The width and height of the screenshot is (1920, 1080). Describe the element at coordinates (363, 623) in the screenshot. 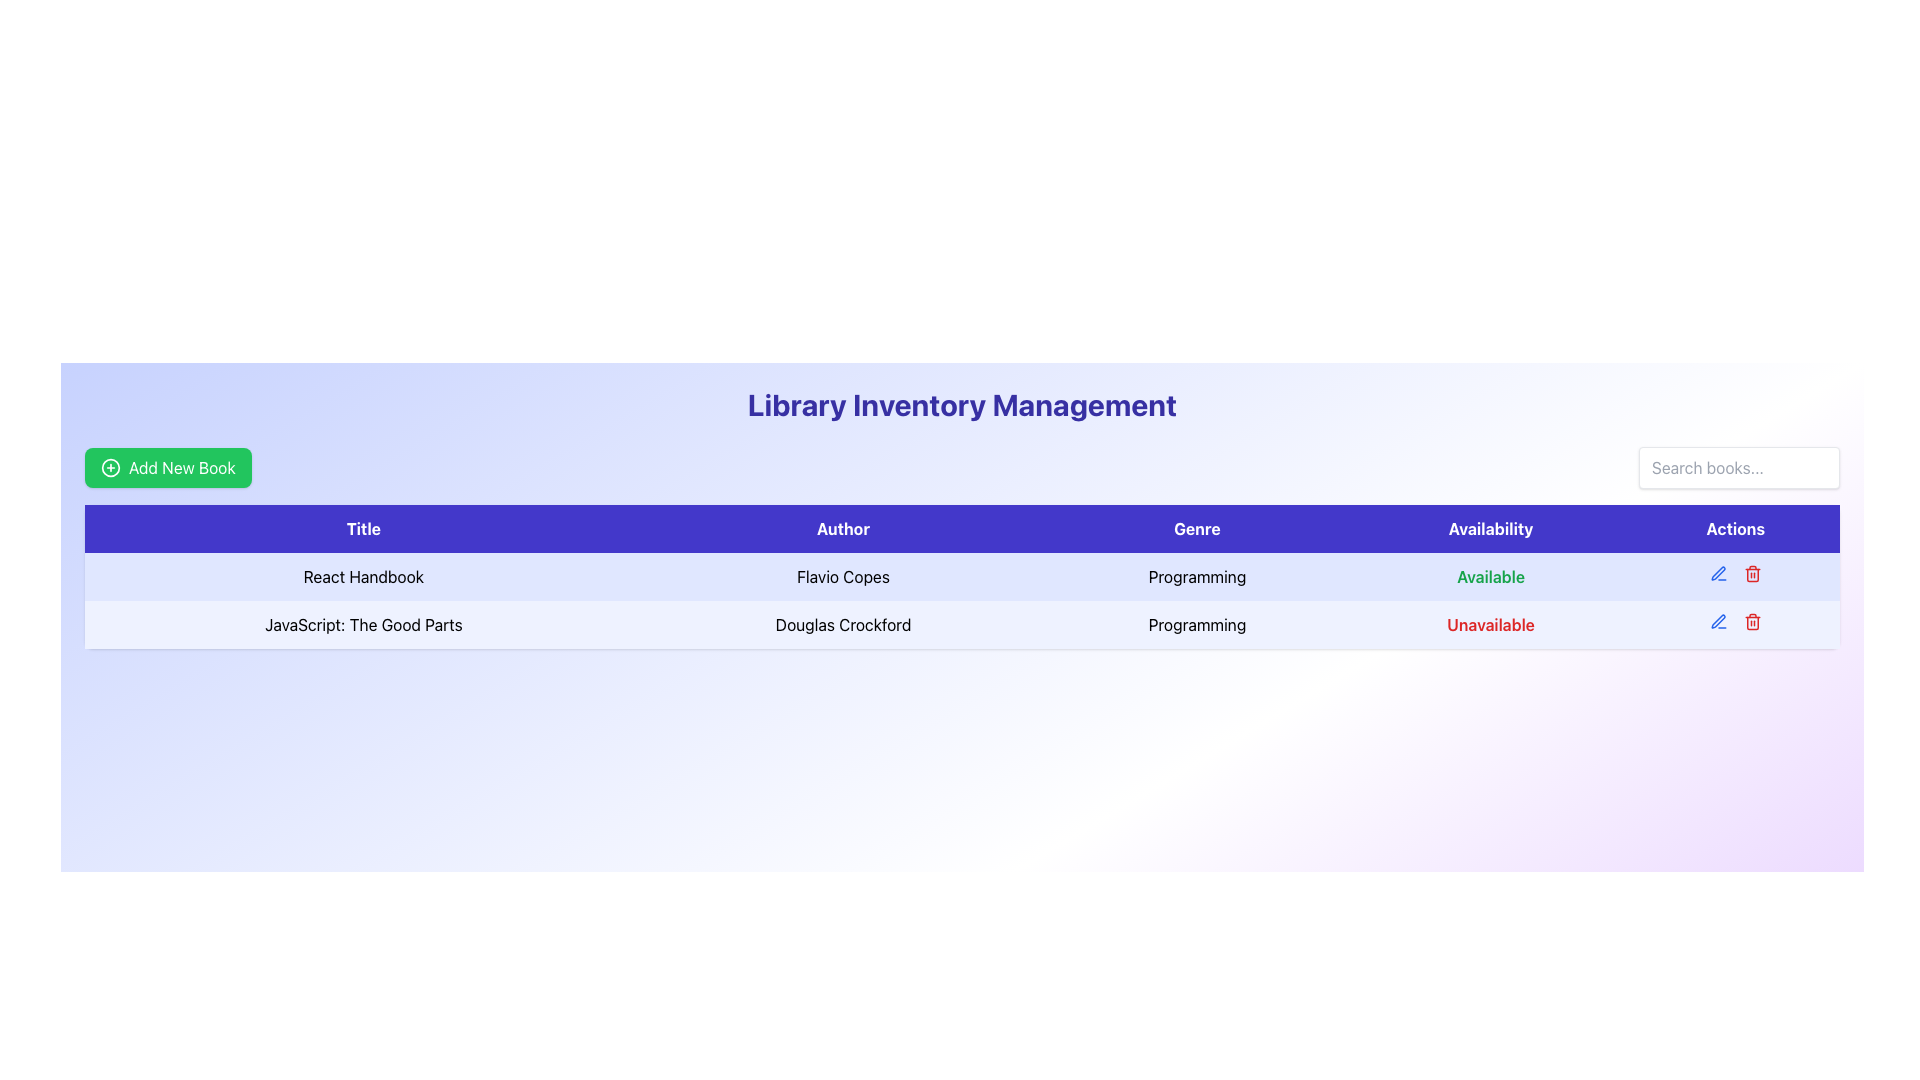

I see `the text label that serves as the title of the book in the second row of the inventory table, located in the first cell under the 'Title' column` at that location.